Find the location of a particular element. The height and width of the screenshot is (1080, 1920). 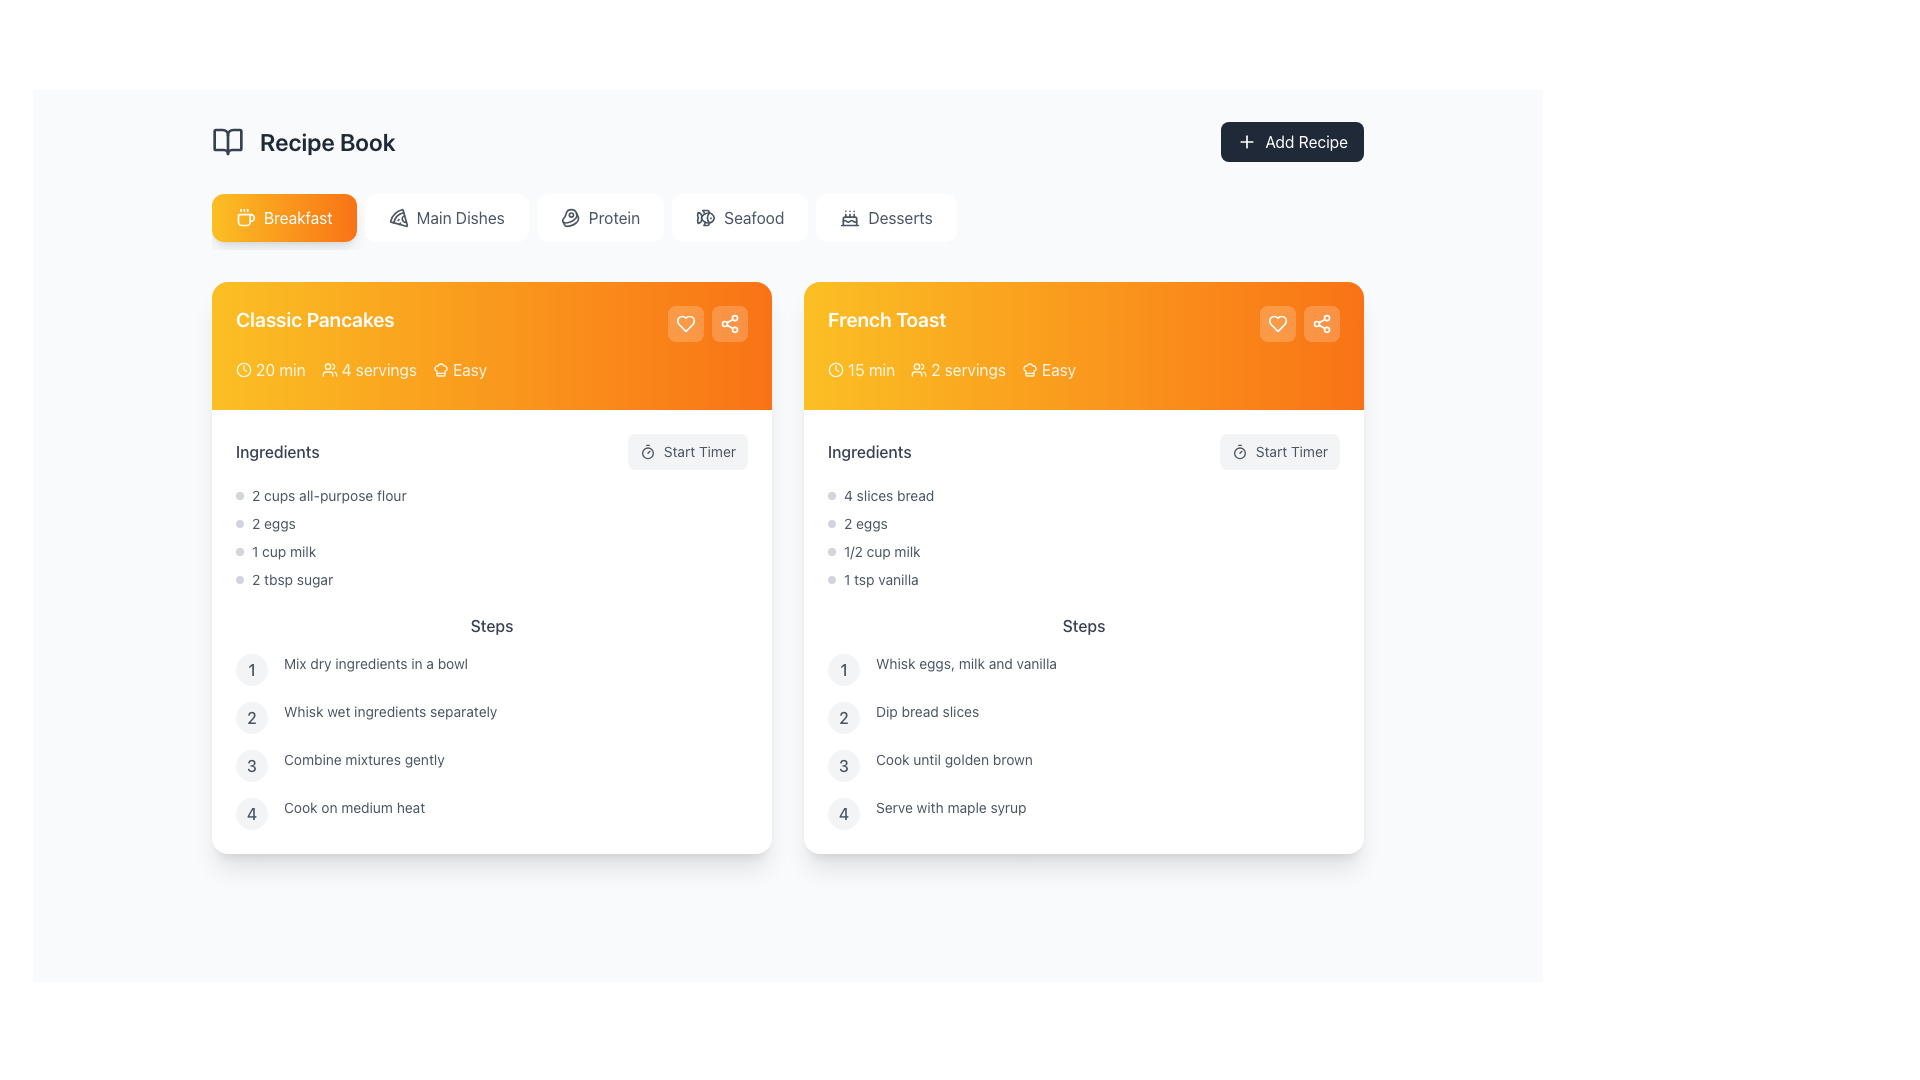

the static header label located at the top-left of the interface, positioned immediately to the right of an open book icon is located at coordinates (327, 141).